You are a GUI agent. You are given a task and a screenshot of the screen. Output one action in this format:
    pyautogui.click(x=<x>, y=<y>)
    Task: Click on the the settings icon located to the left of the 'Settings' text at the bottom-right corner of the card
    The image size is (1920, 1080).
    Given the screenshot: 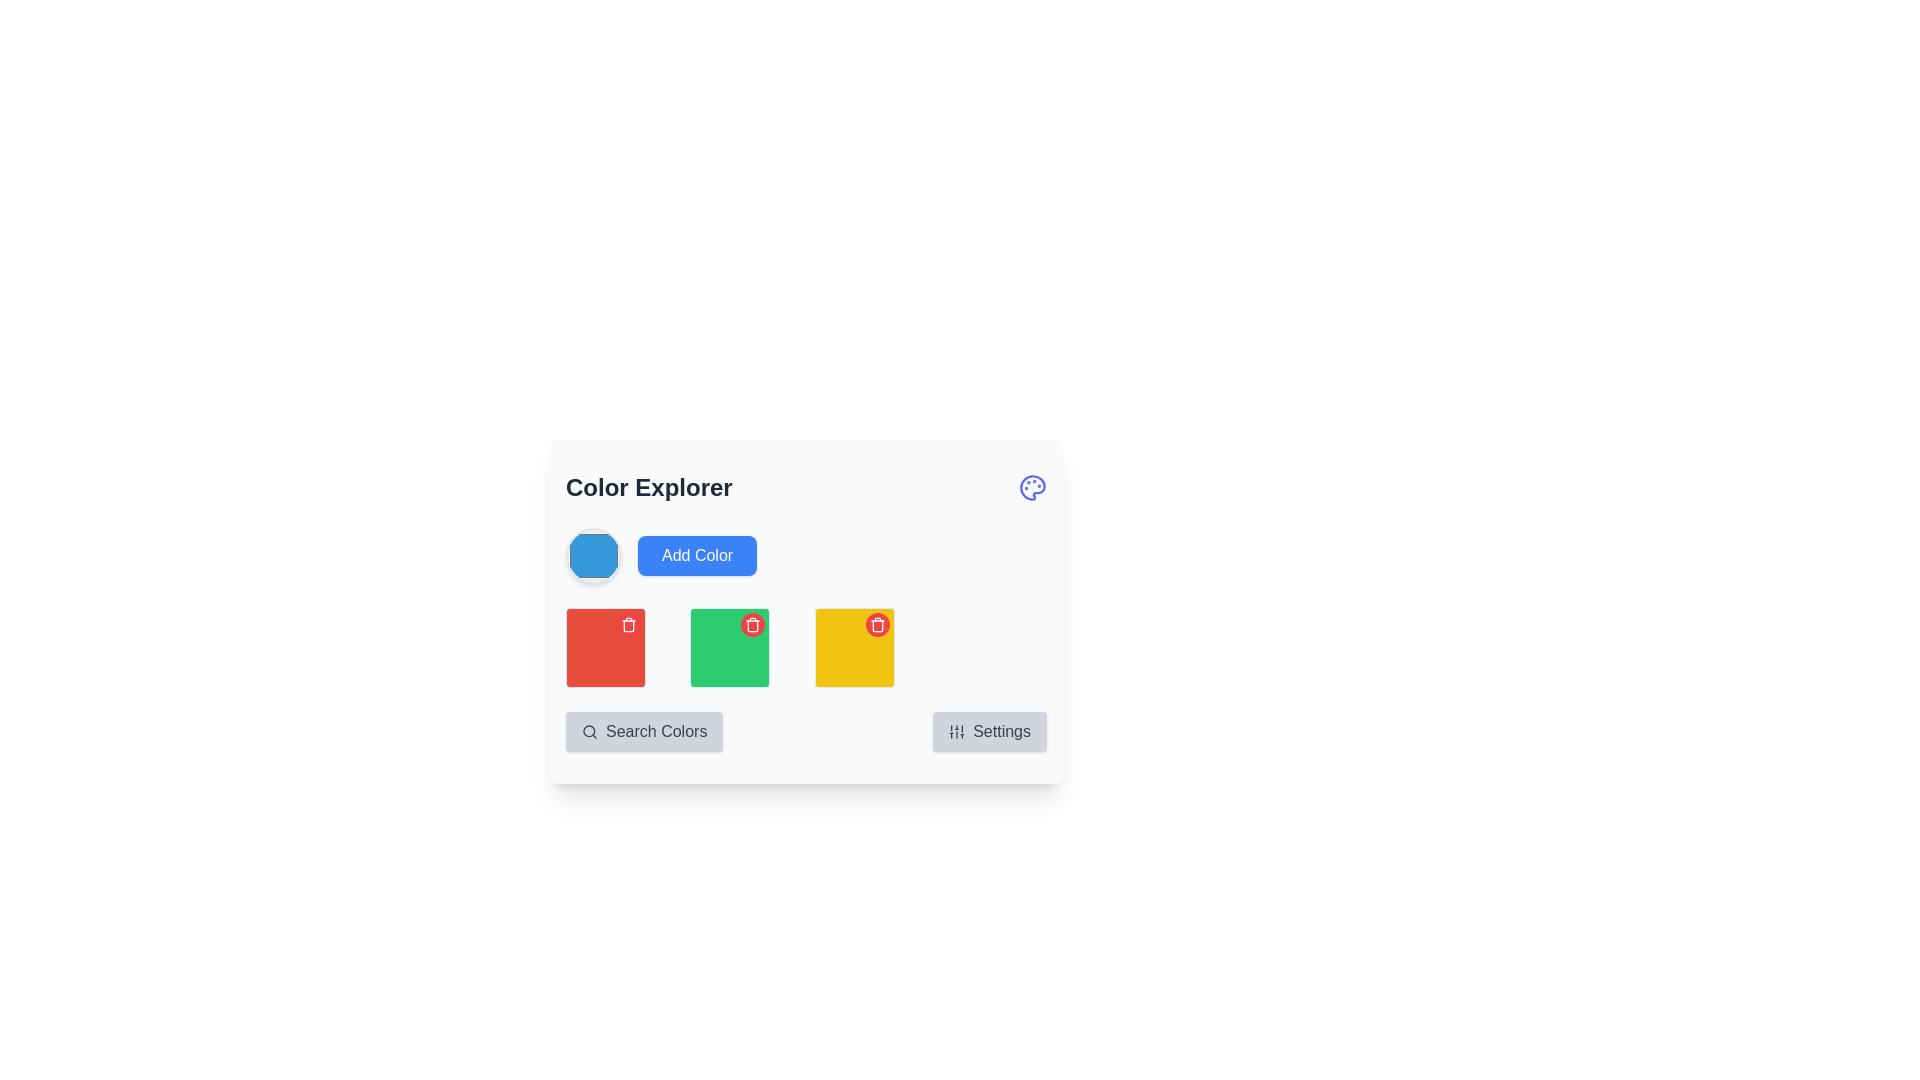 What is the action you would take?
    pyautogui.click(x=956, y=732)
    